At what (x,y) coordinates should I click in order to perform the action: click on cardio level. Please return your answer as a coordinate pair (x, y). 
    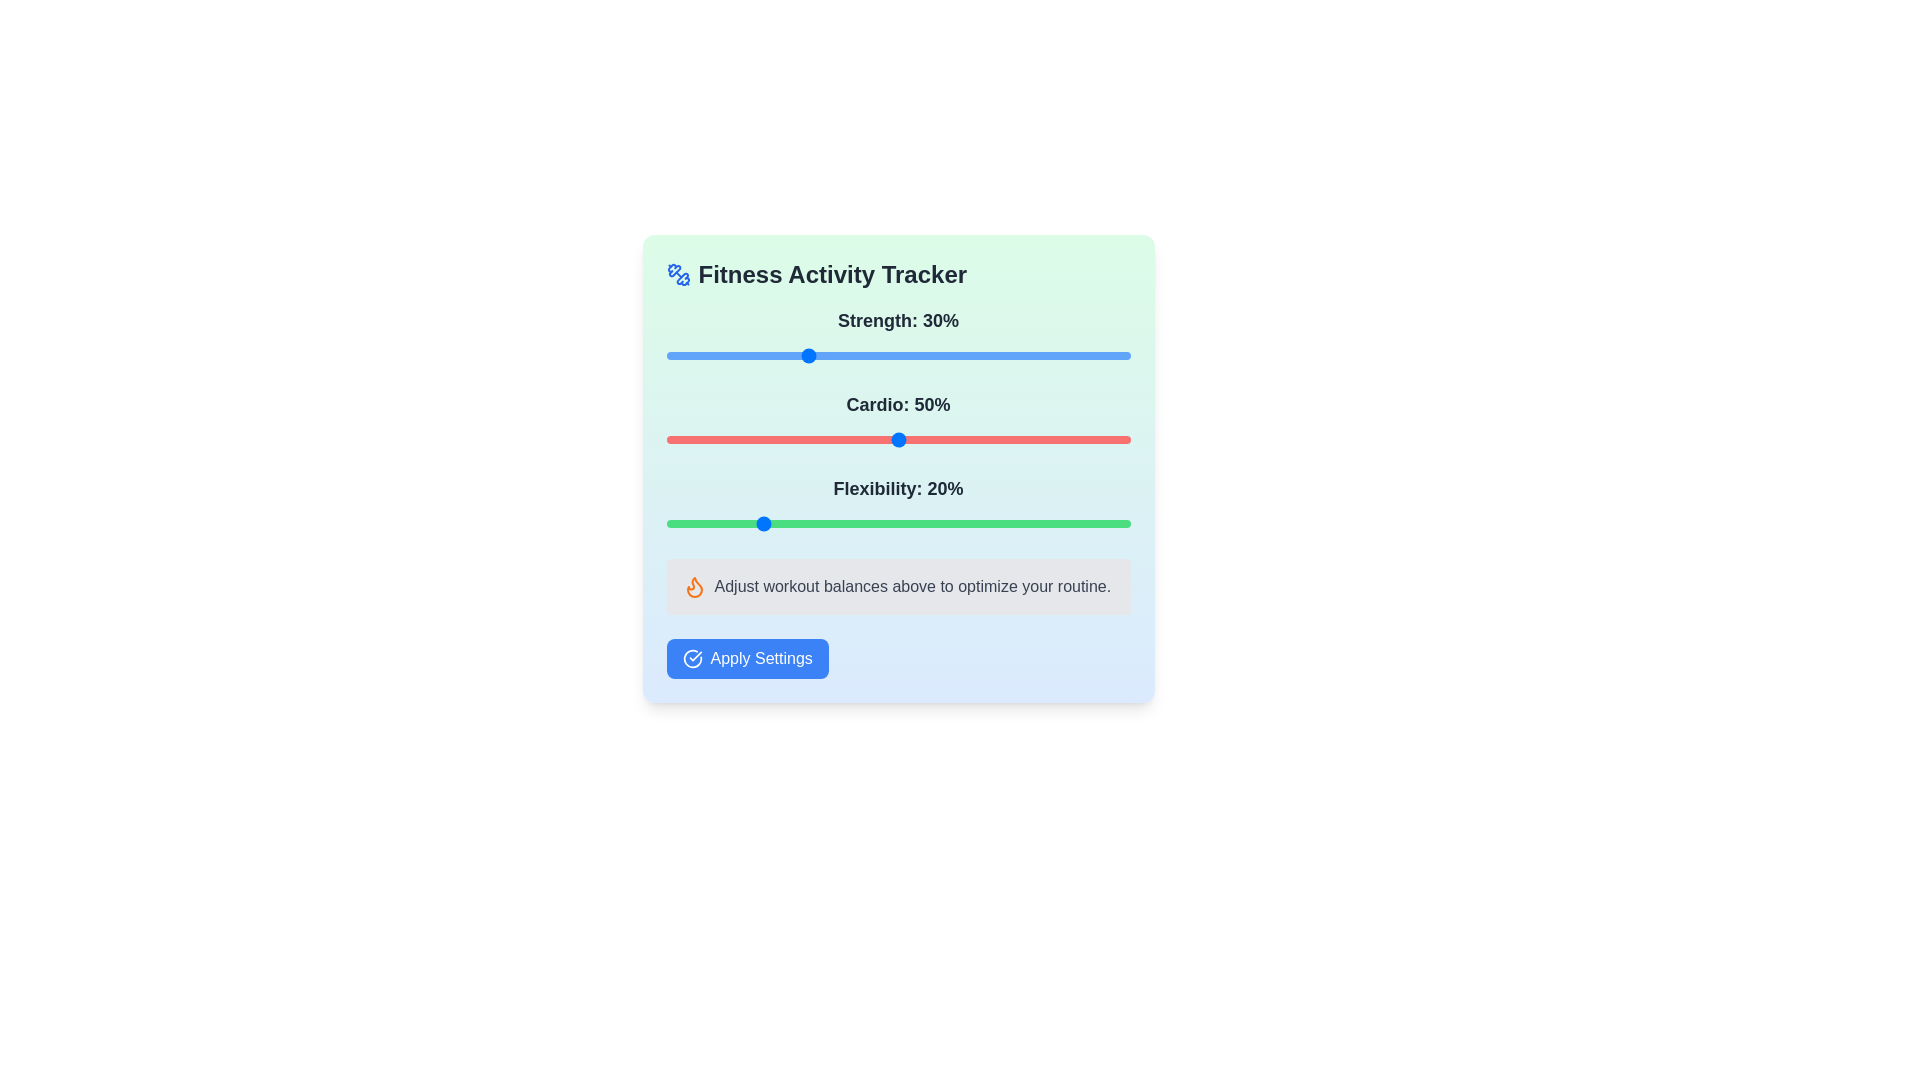
    Looking at the image, I should click on (911, 438).